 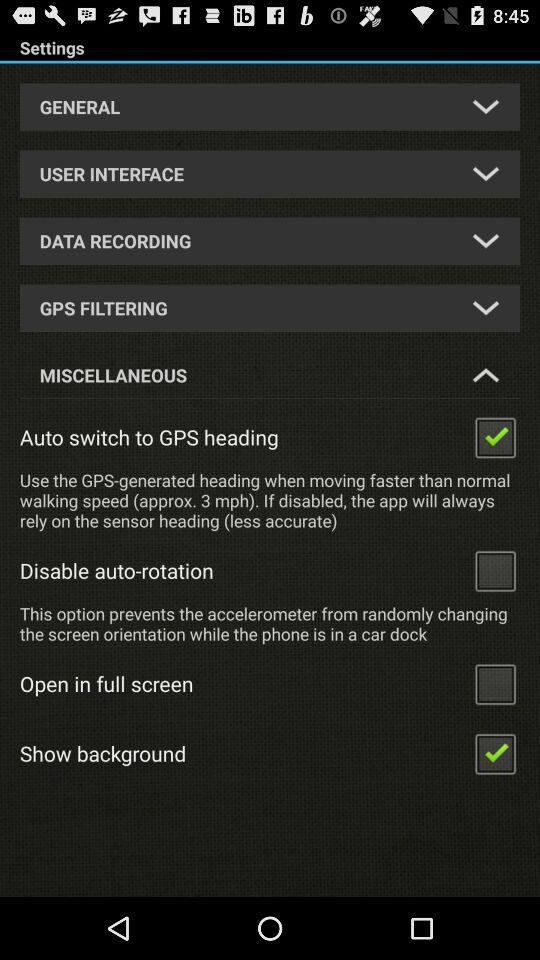 I want to click on tick the open in full screen, so click(x=494, y=683).